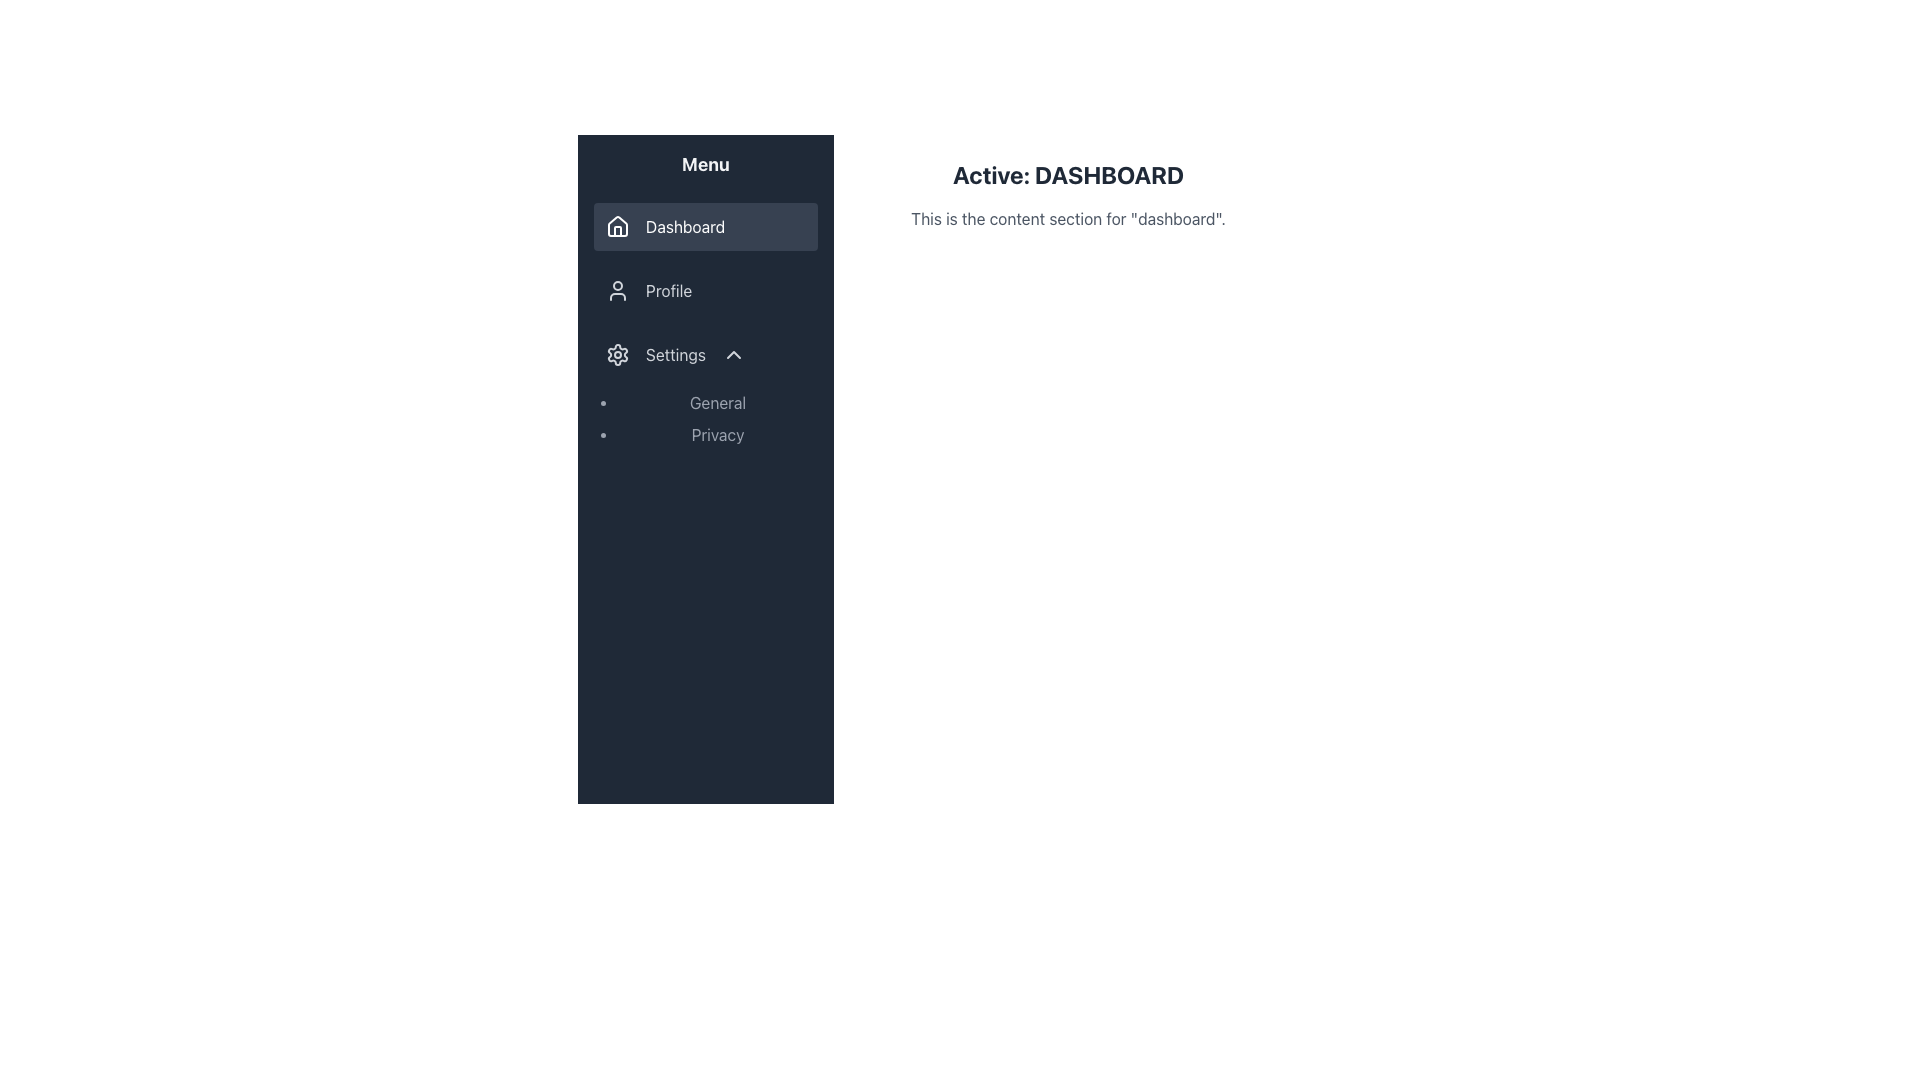 The image size is (1920, 1080). Describe the element at coordinates (617, 290) in the screenshot. I see `the user profile icon displayed next to the 'Profile' text in the menu list` at that location.